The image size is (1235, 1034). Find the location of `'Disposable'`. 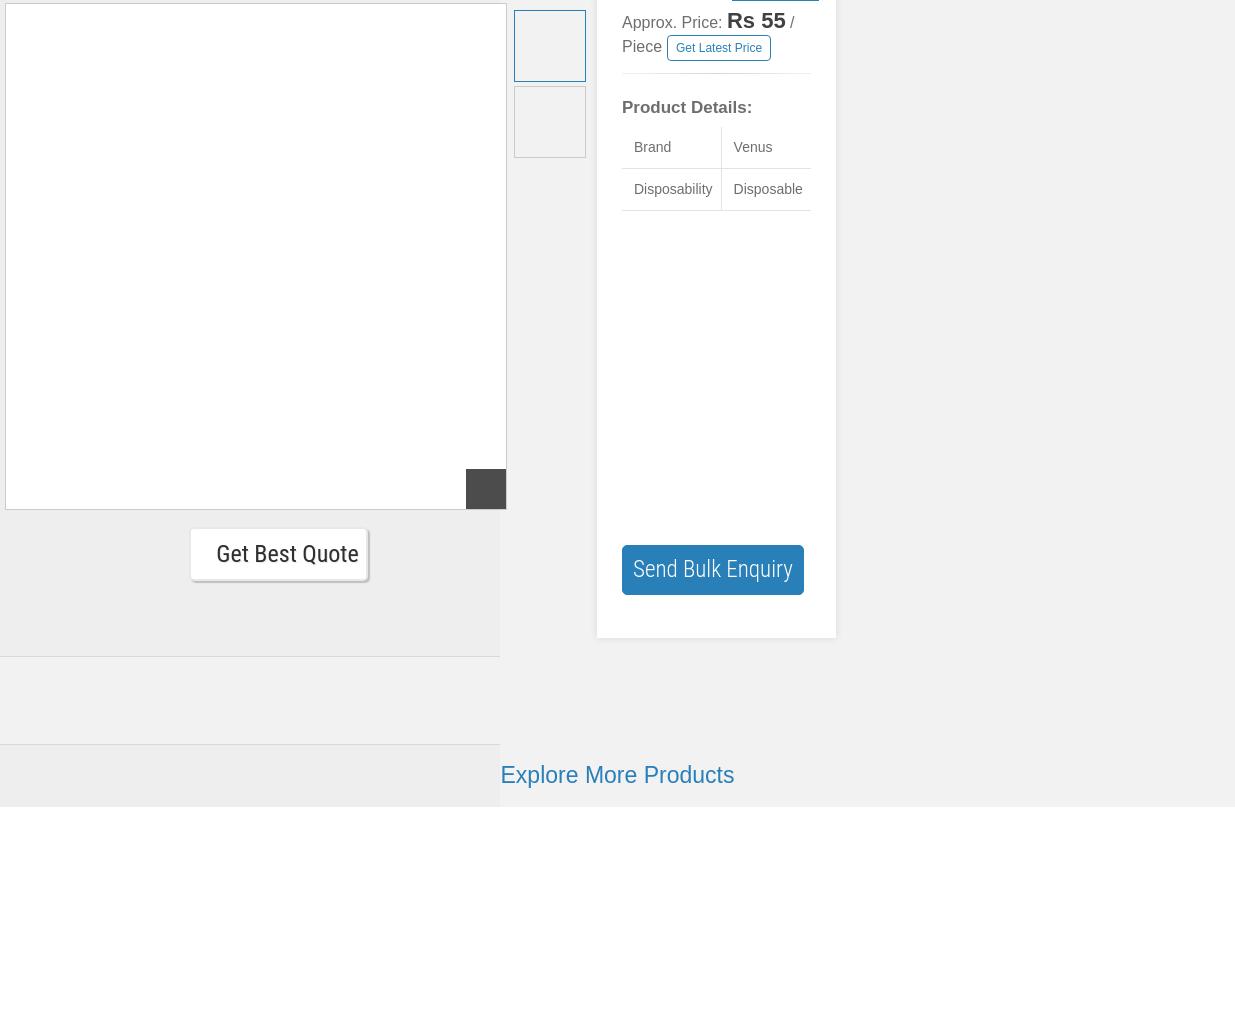

'Disposable' is located at coordinates (732, 189).